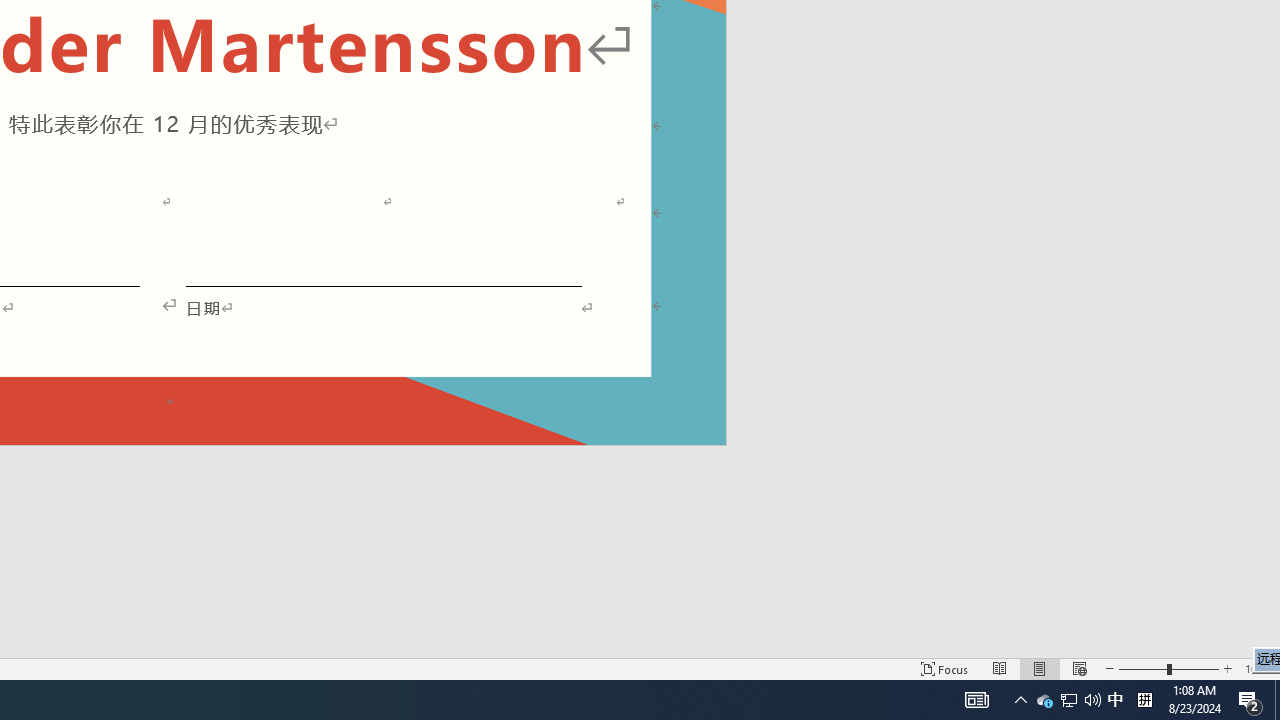 The image size is (1280, 720). What do you see at coordinates (1257, 669) in the screenshot?
I see `'Zoom 100%'` at bounding box center [1257, 669].